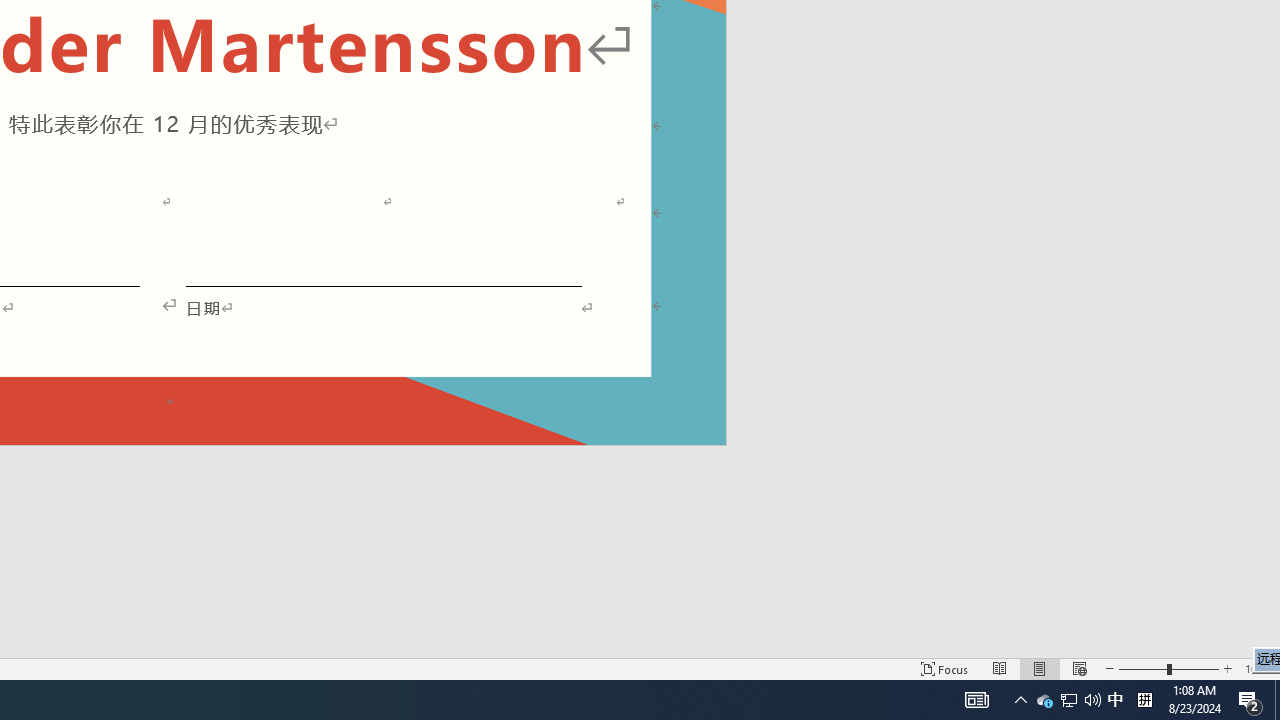 The image size is (1280, 720). What do you see at coordinates (1257, 669) in the screenshot?
I see `'Zoom 100%'` at bounding box center [1257, 669].